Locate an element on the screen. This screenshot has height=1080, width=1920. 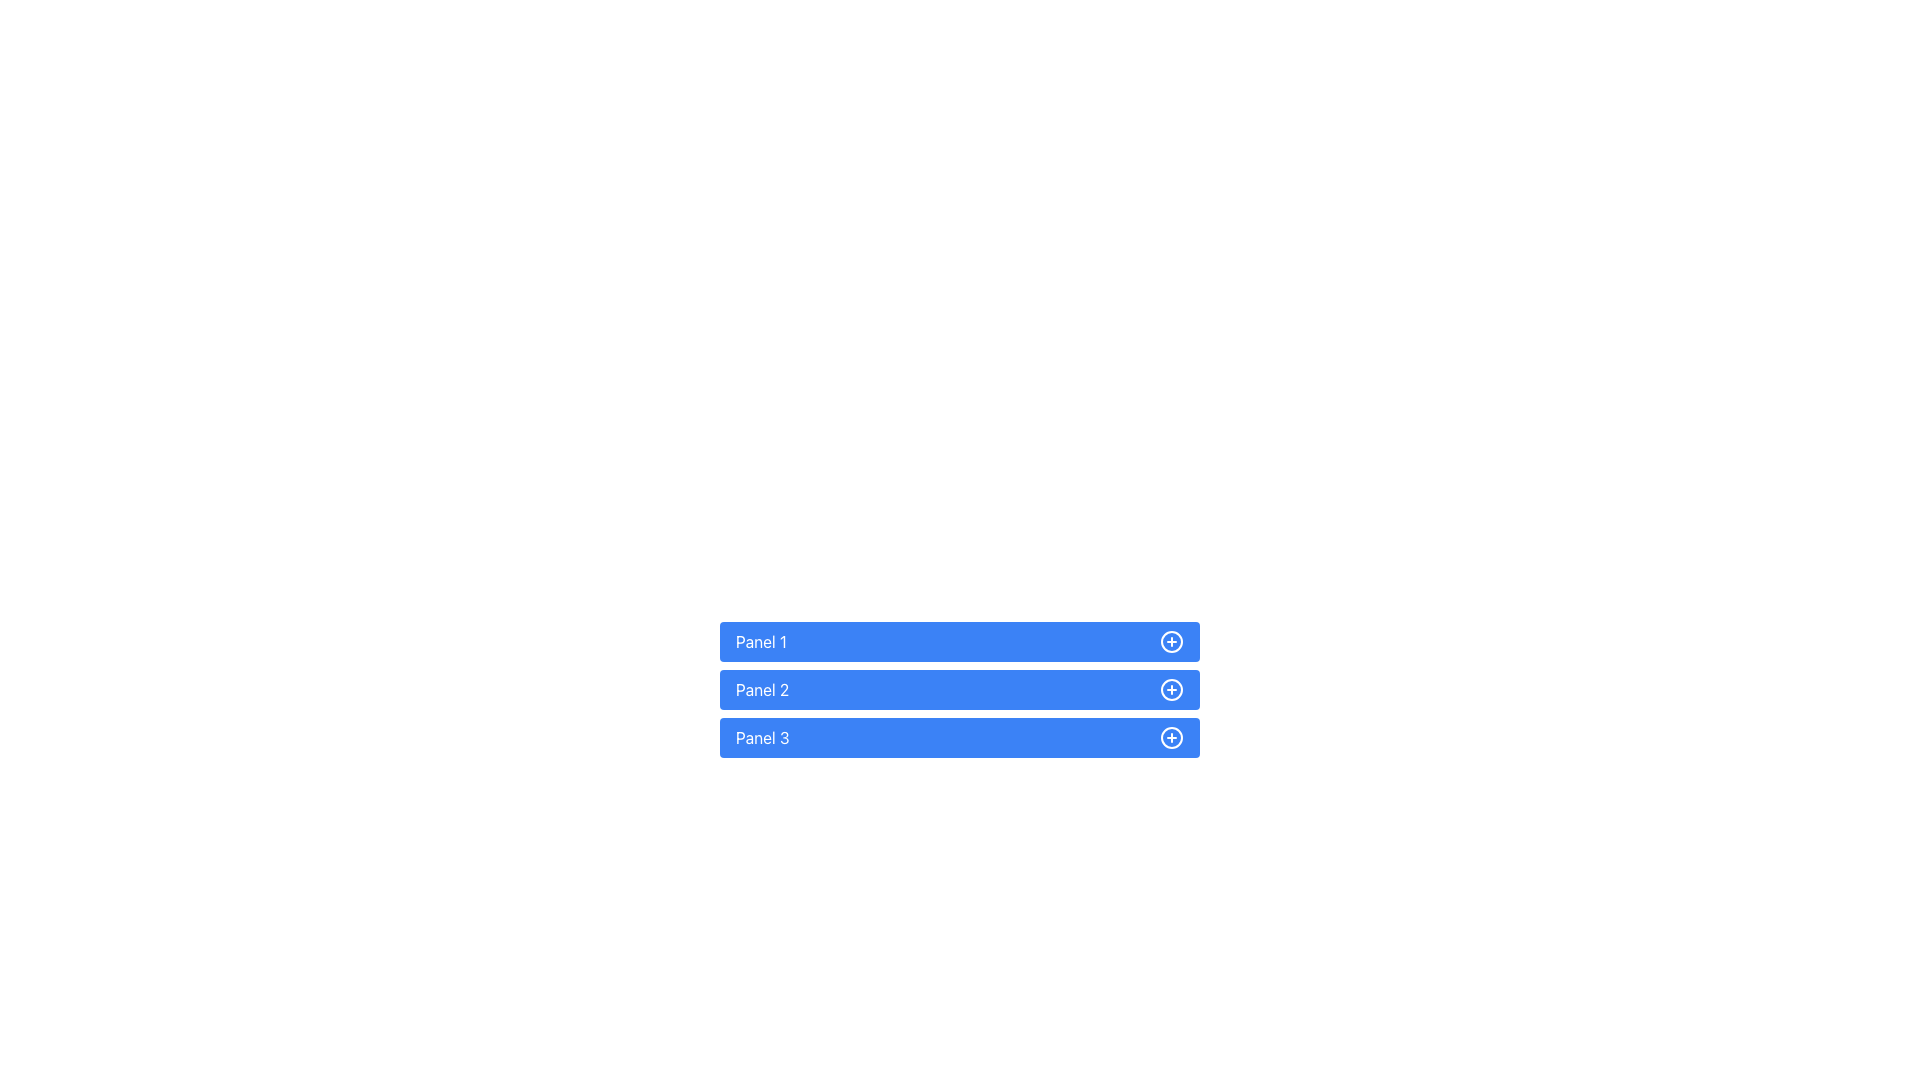
the second panel item is located at coordinates (960, 689).